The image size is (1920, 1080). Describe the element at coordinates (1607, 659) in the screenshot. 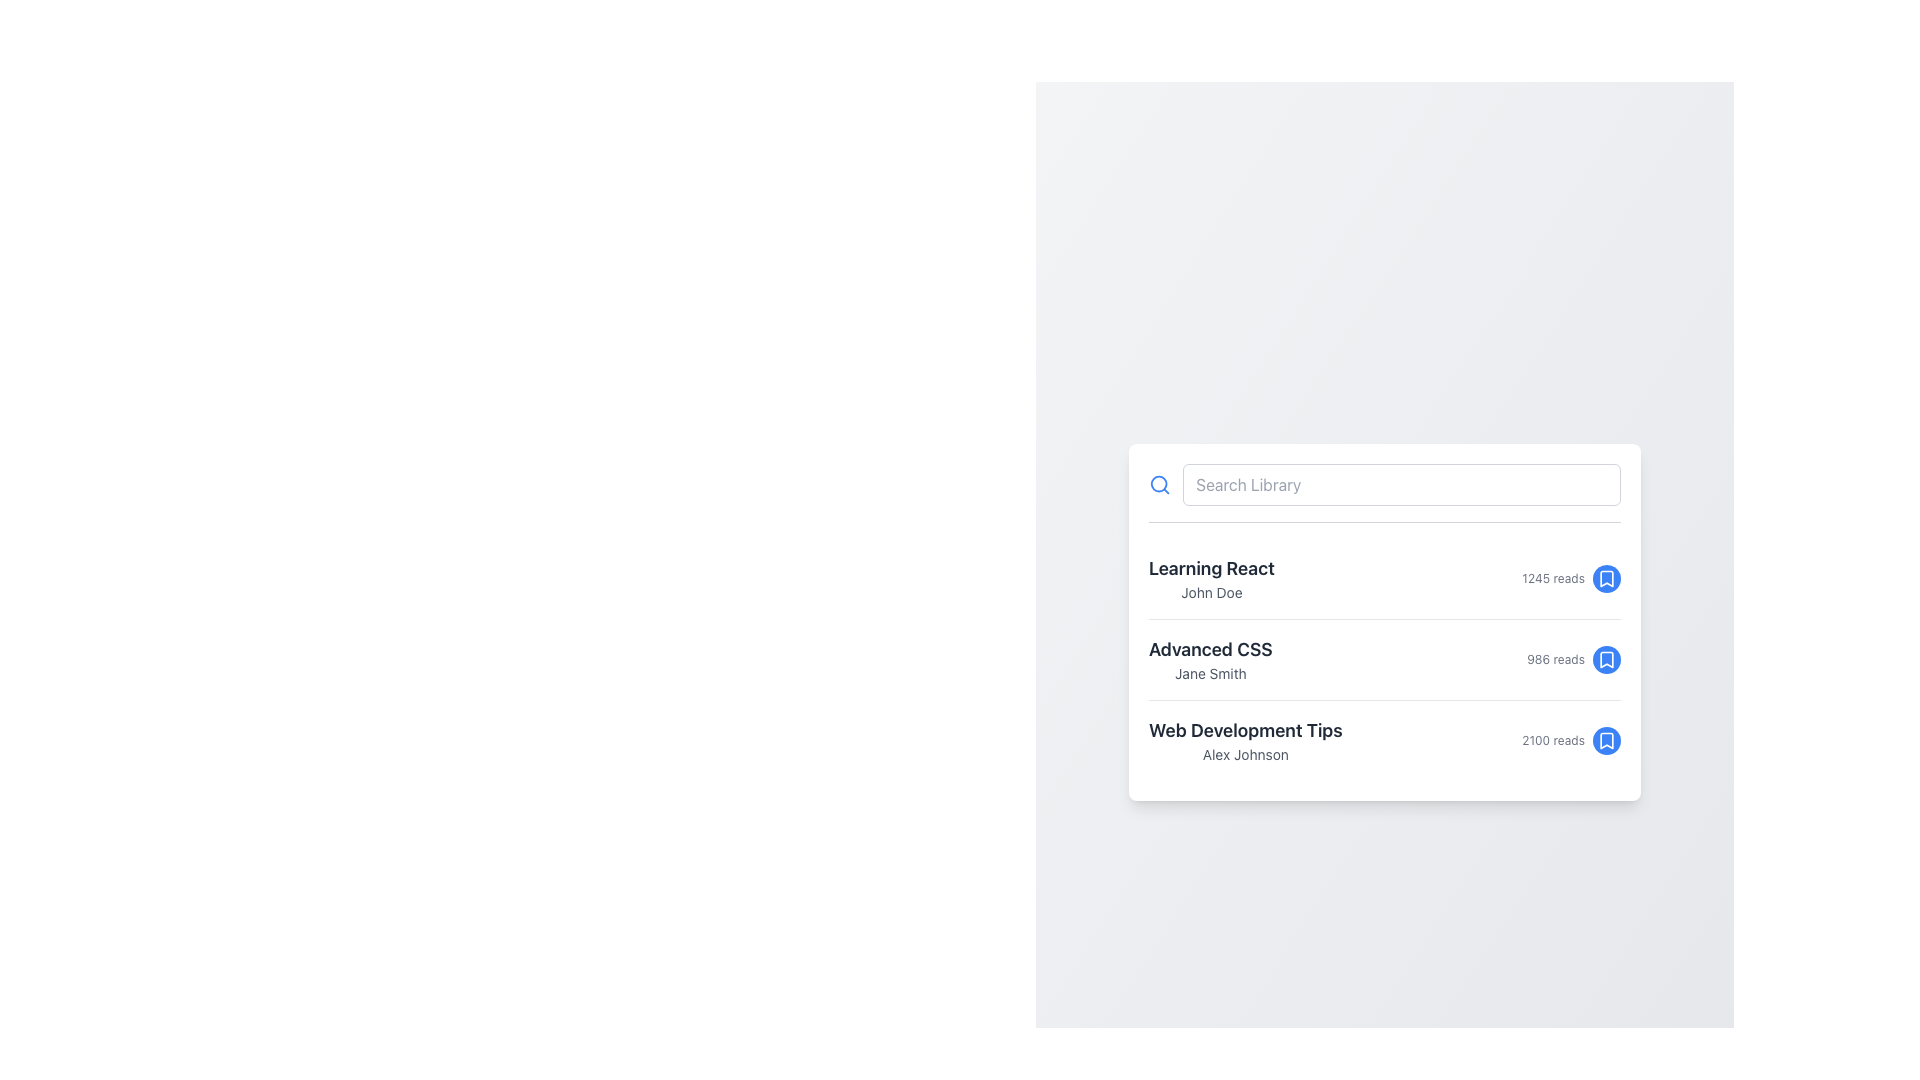

I see `the circular blue button with a white bookmark icon located to the right of the text '986 reads' in the 'Advanced CSS' entry` at that location.